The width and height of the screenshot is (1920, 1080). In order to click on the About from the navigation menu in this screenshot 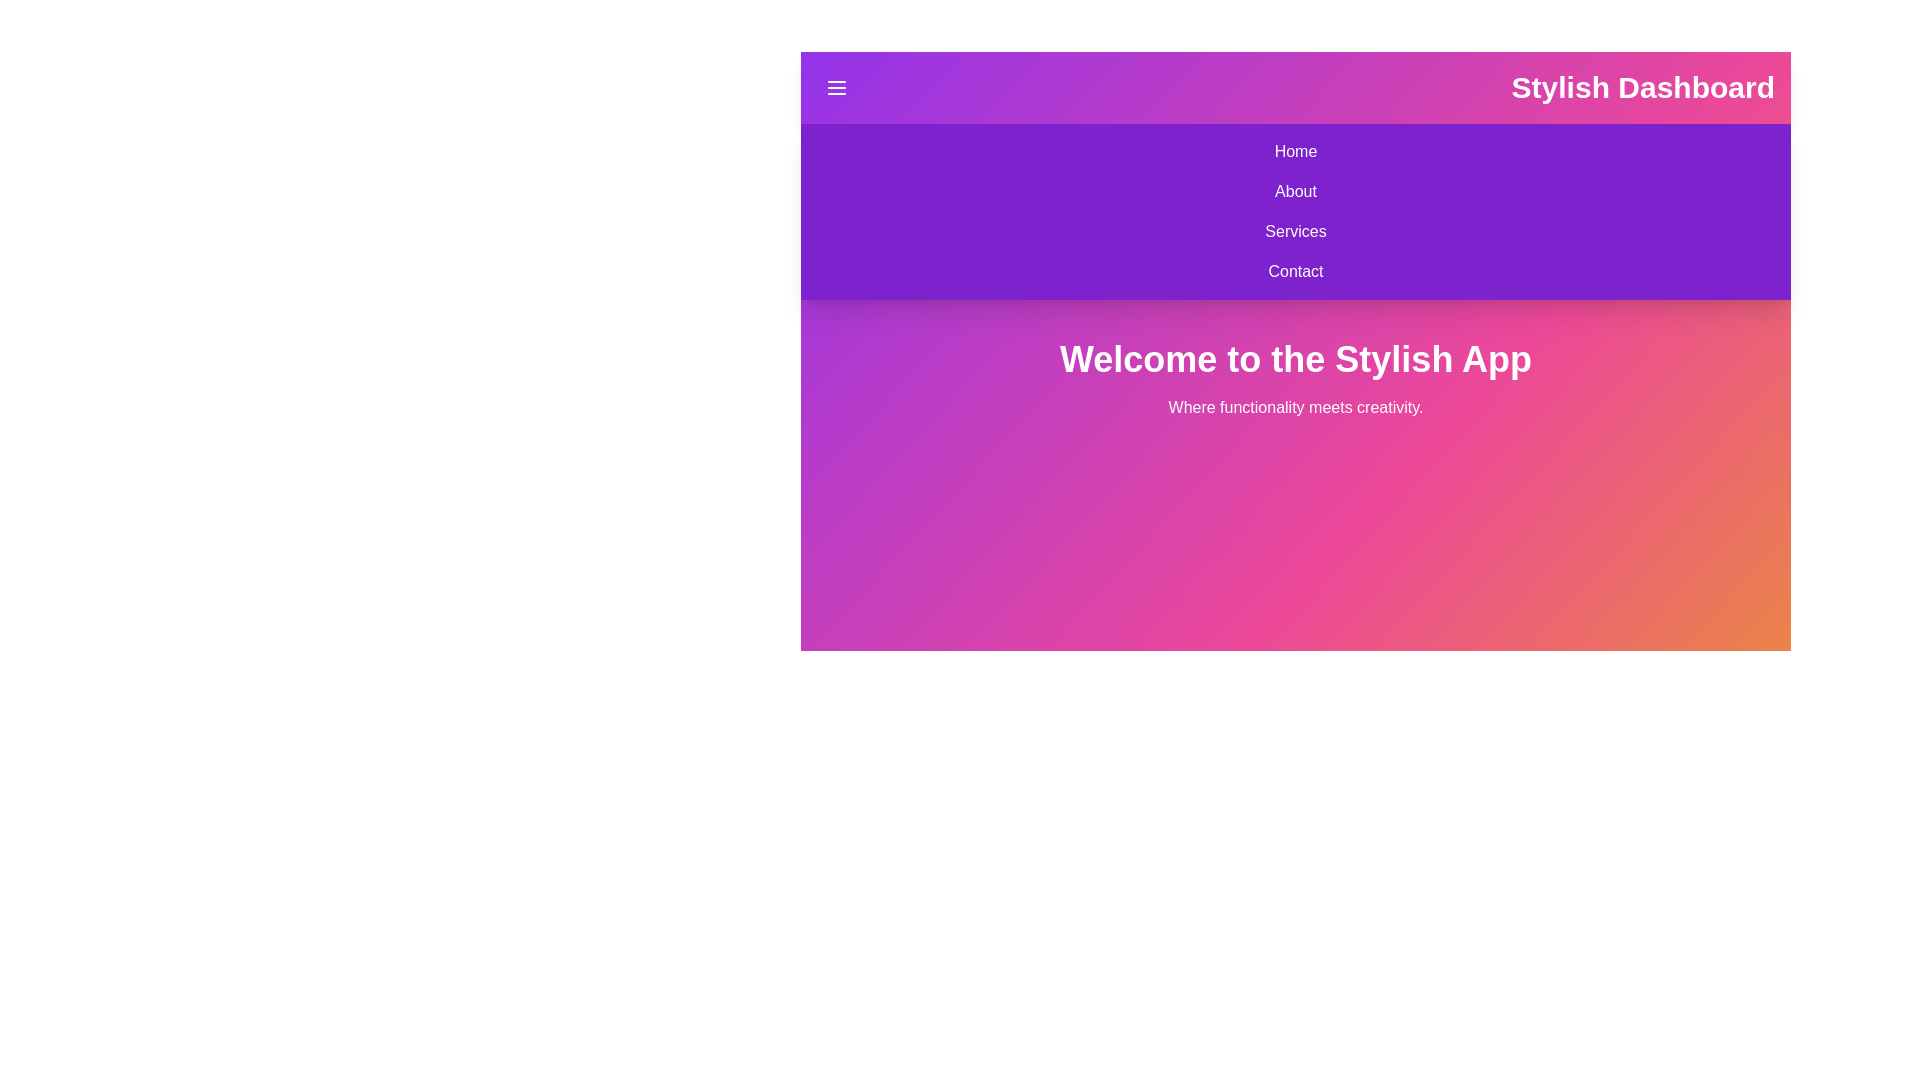, I will do `click(816, 192)`.